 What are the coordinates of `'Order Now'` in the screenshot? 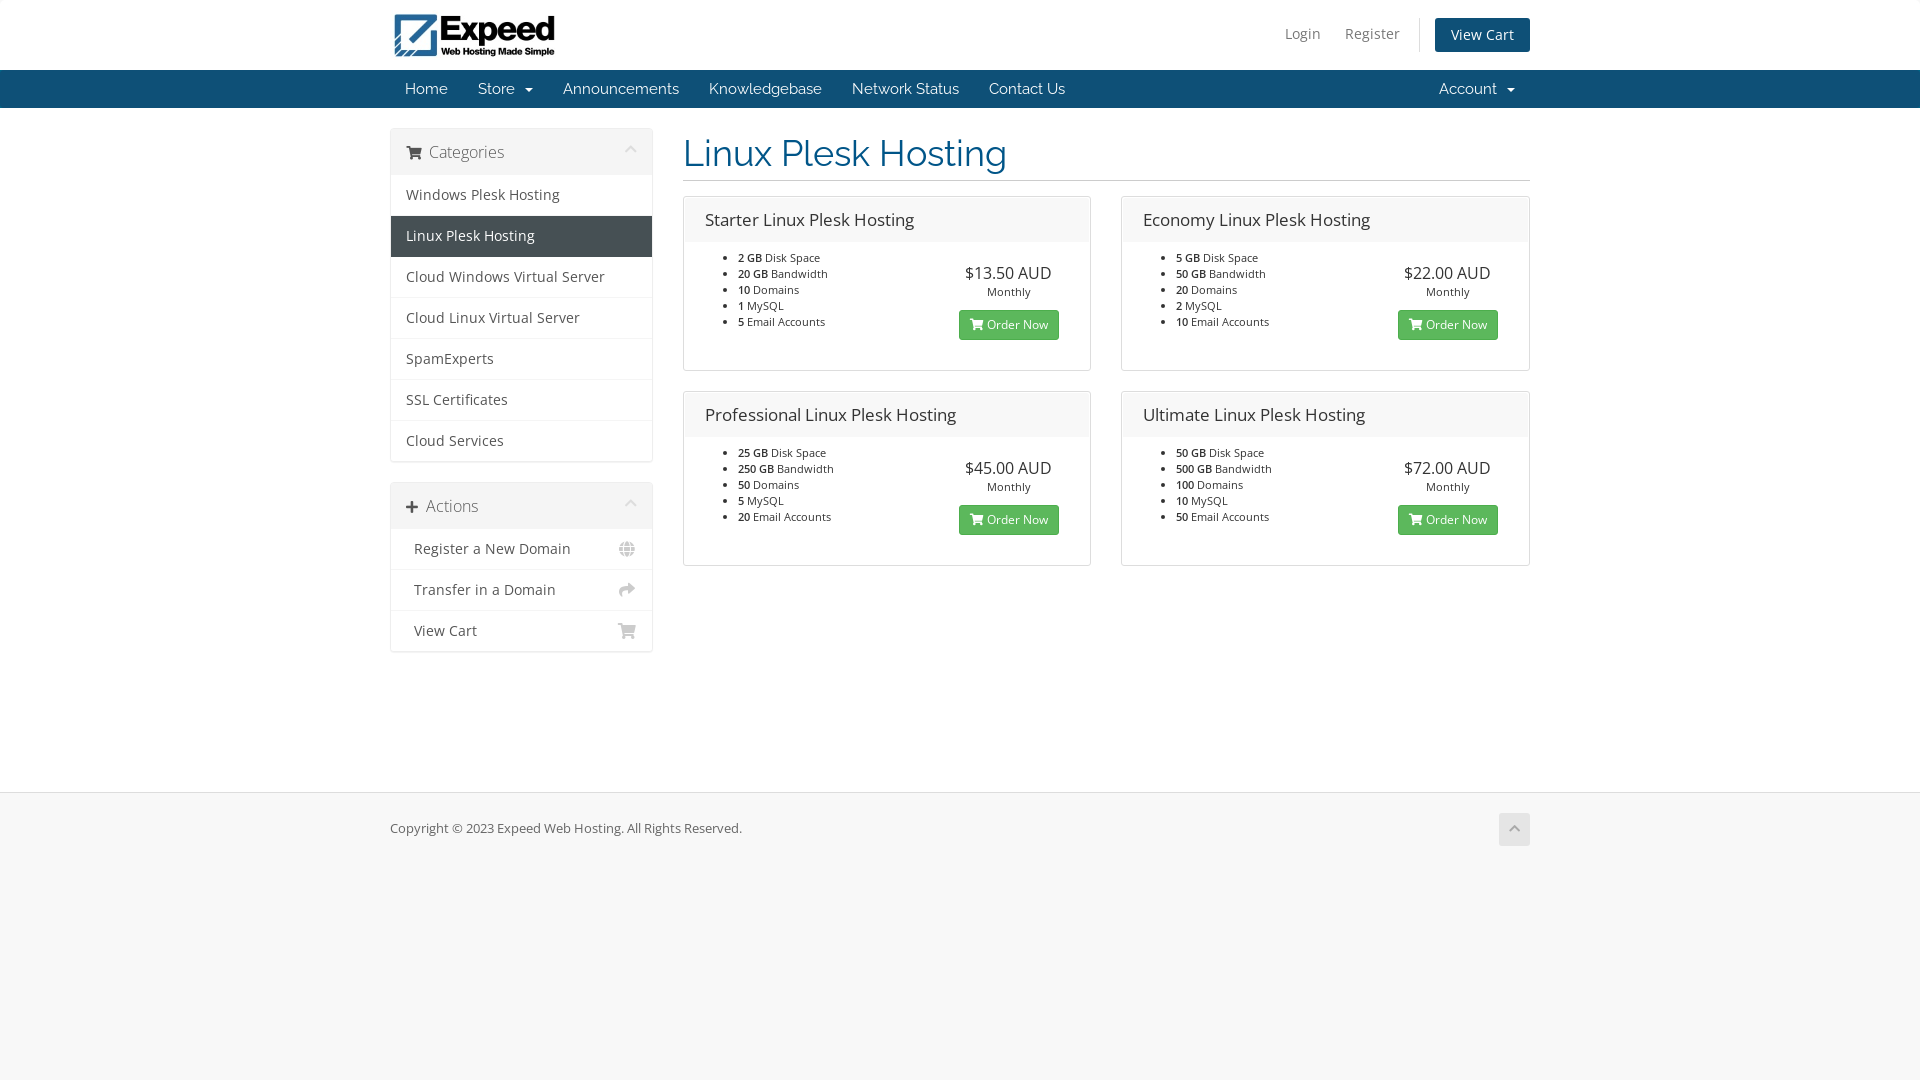 It's located at (1448, 323).